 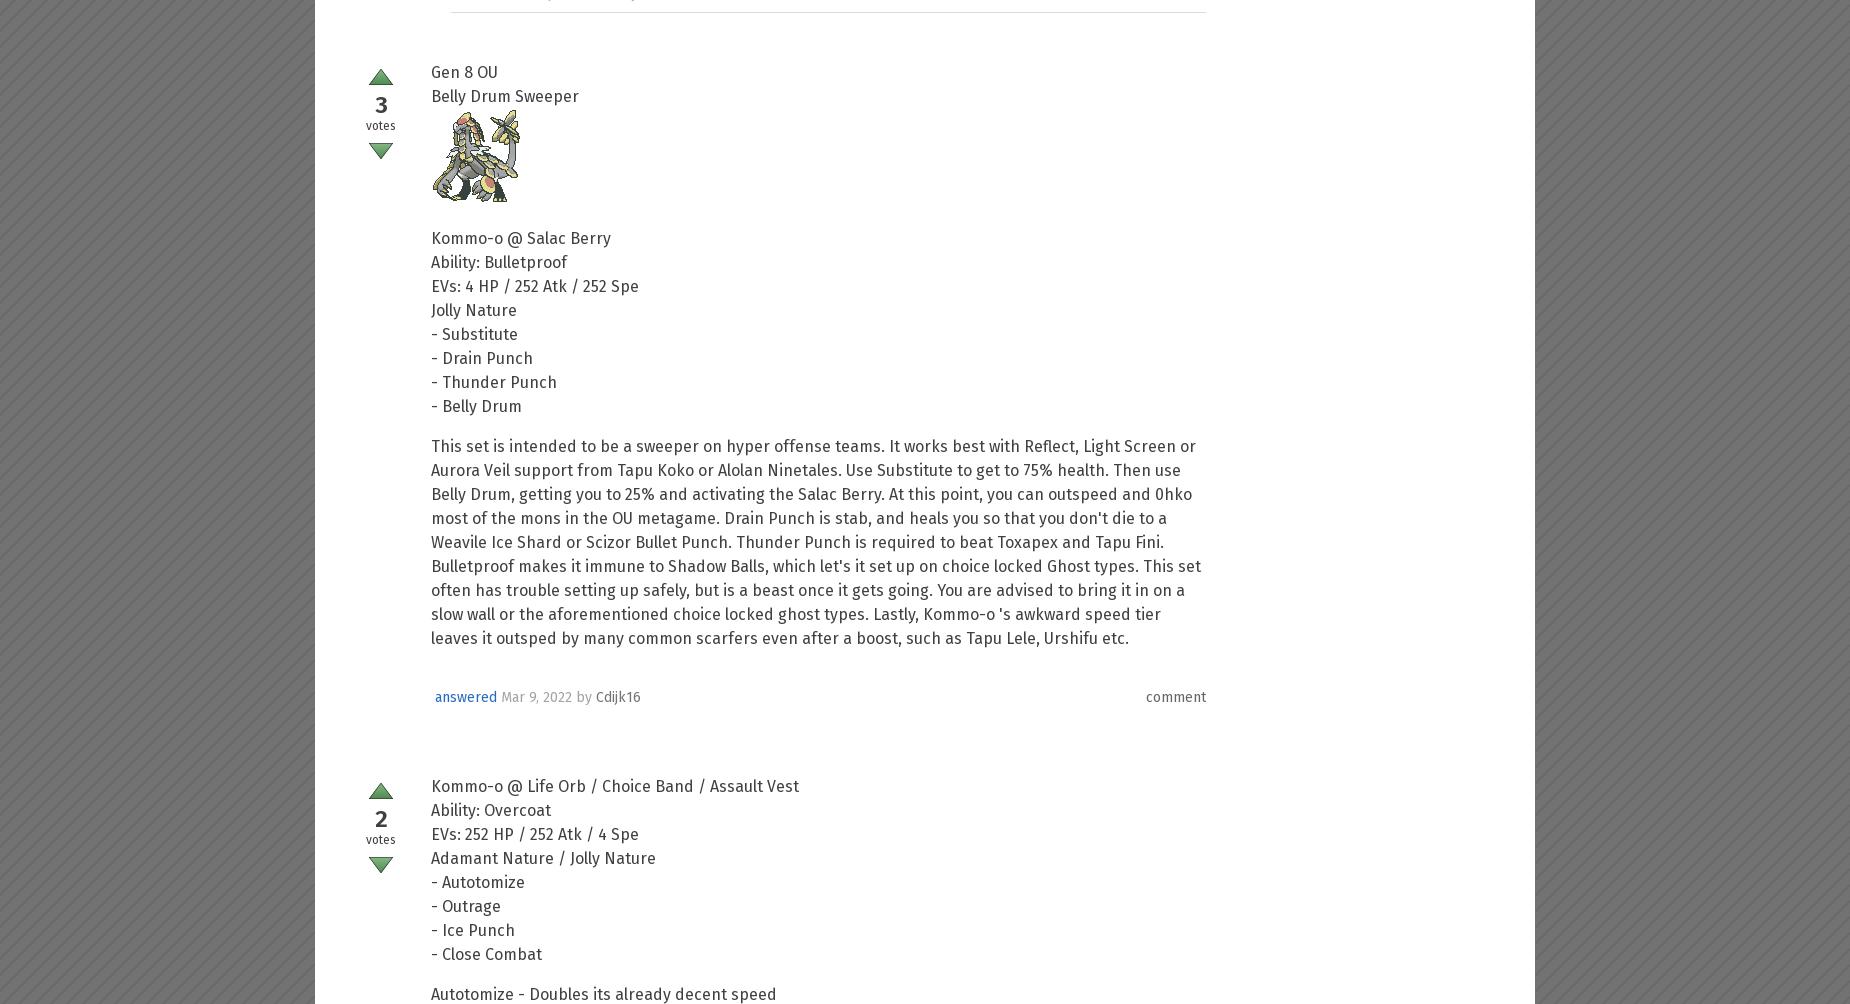 I want to click on '- Belly Drum', so click(x=430, y=405).